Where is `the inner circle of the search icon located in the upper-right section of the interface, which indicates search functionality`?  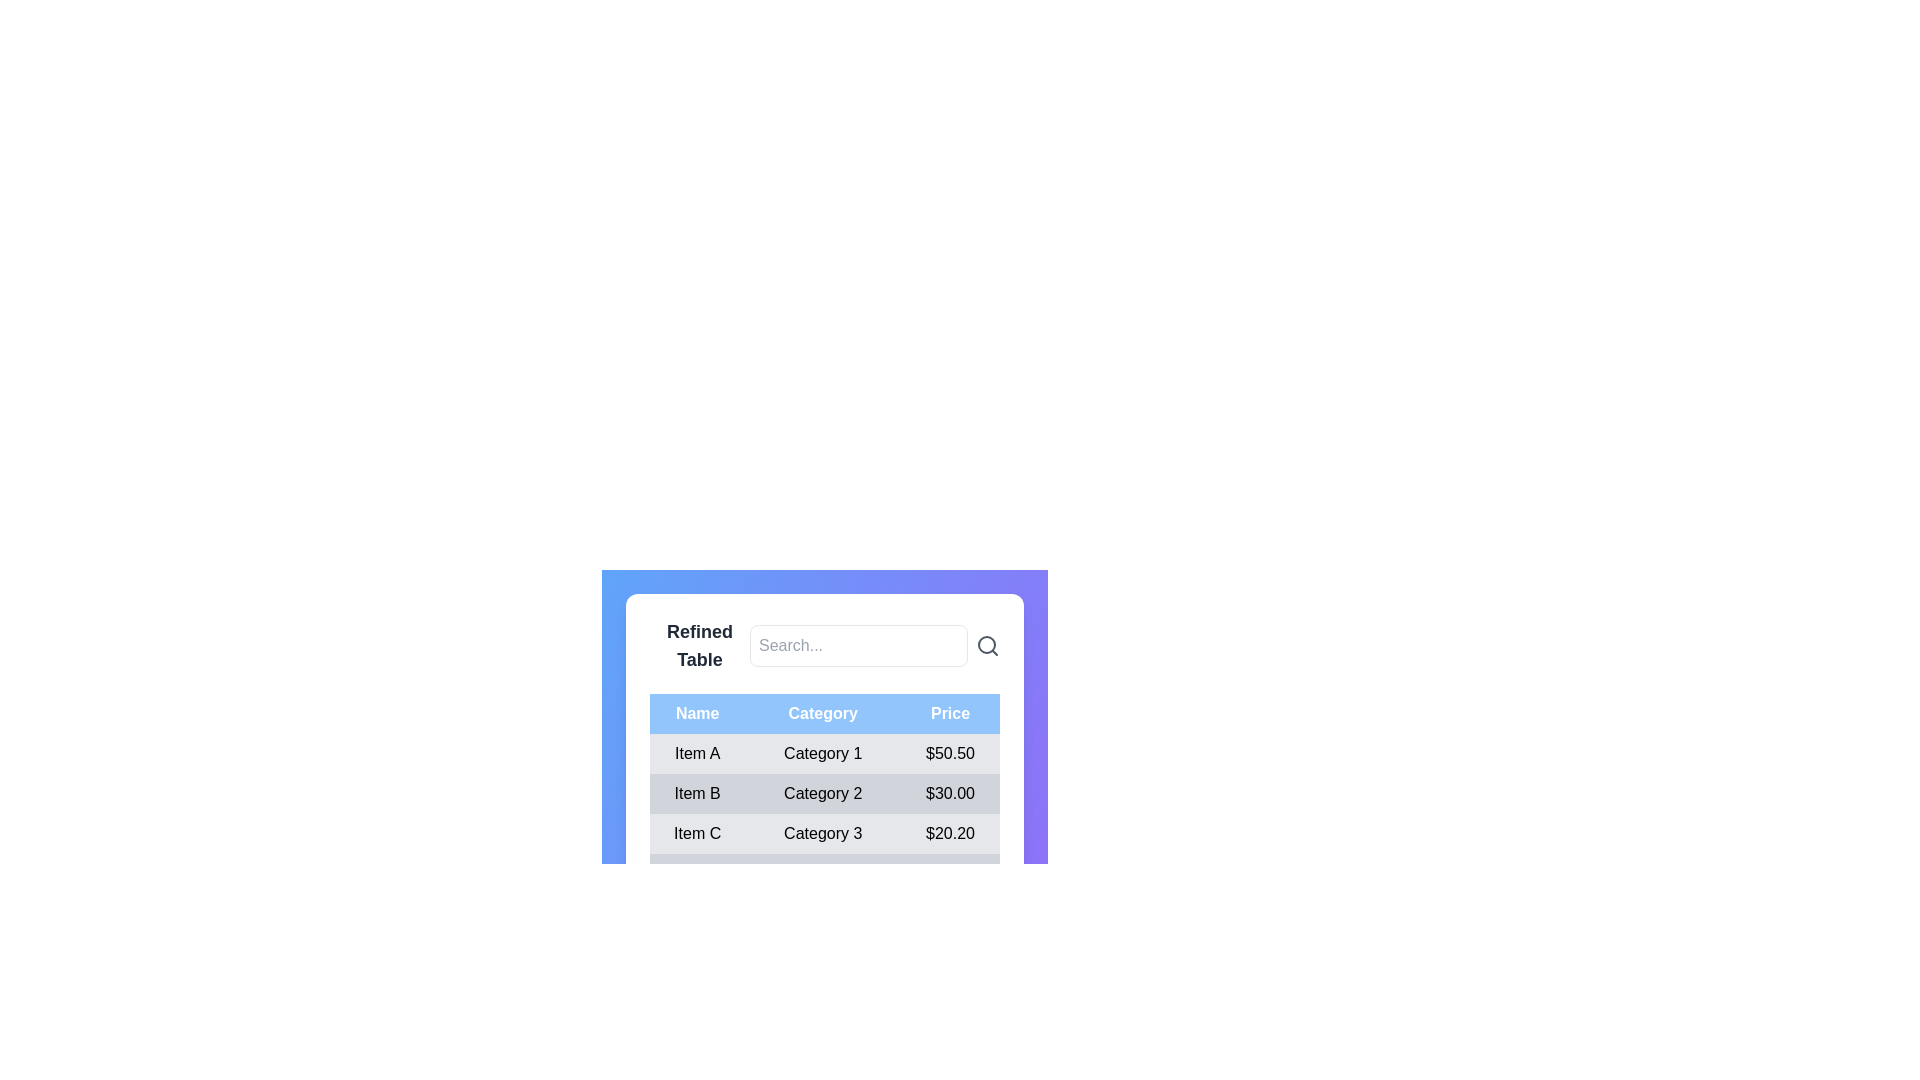 the inner circle of the search icon located in the upper-right section of the interface, which indicates search functionality is located at coordinates (987, 644).